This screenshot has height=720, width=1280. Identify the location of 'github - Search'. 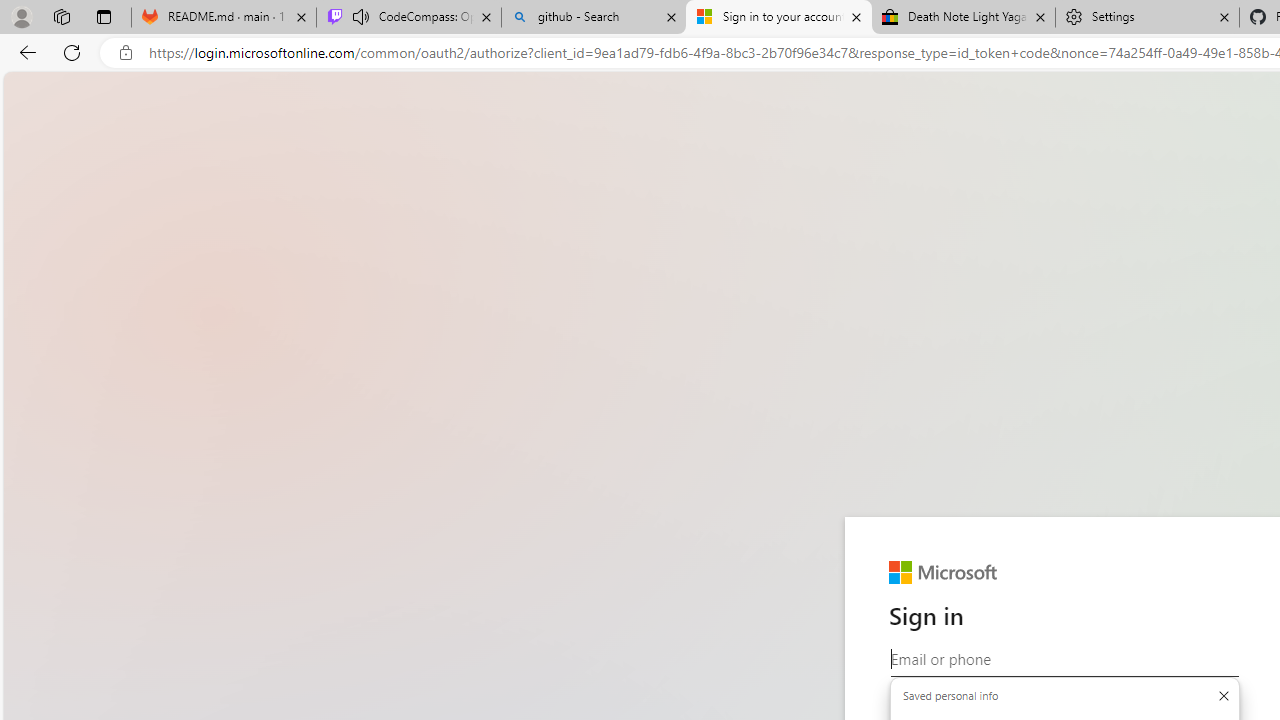
(592, 17).